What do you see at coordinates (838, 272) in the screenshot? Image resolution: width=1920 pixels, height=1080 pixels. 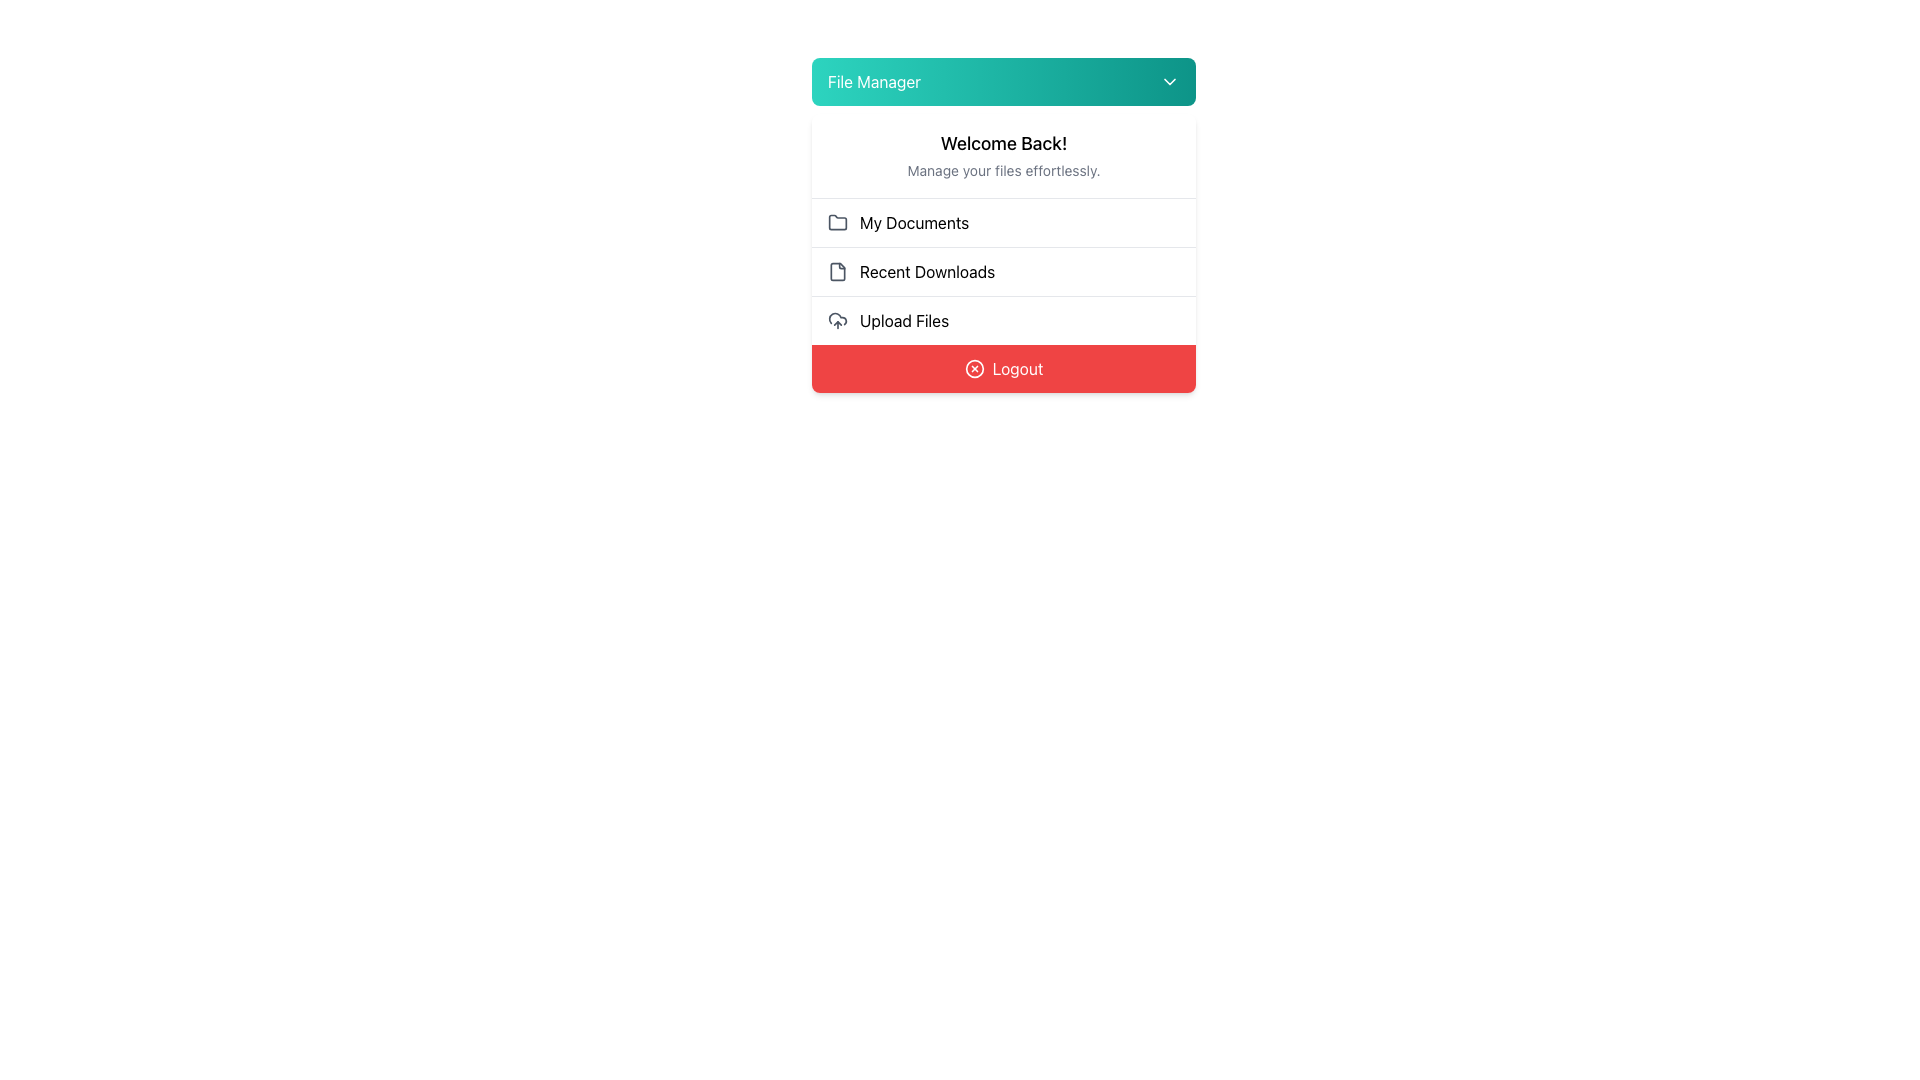 I see `the 'Recent Downloads' SVG Icon, which is positioned to the left of the 'Recent Downloads' text in a vertical list of options` at bounding box center [838, 272].